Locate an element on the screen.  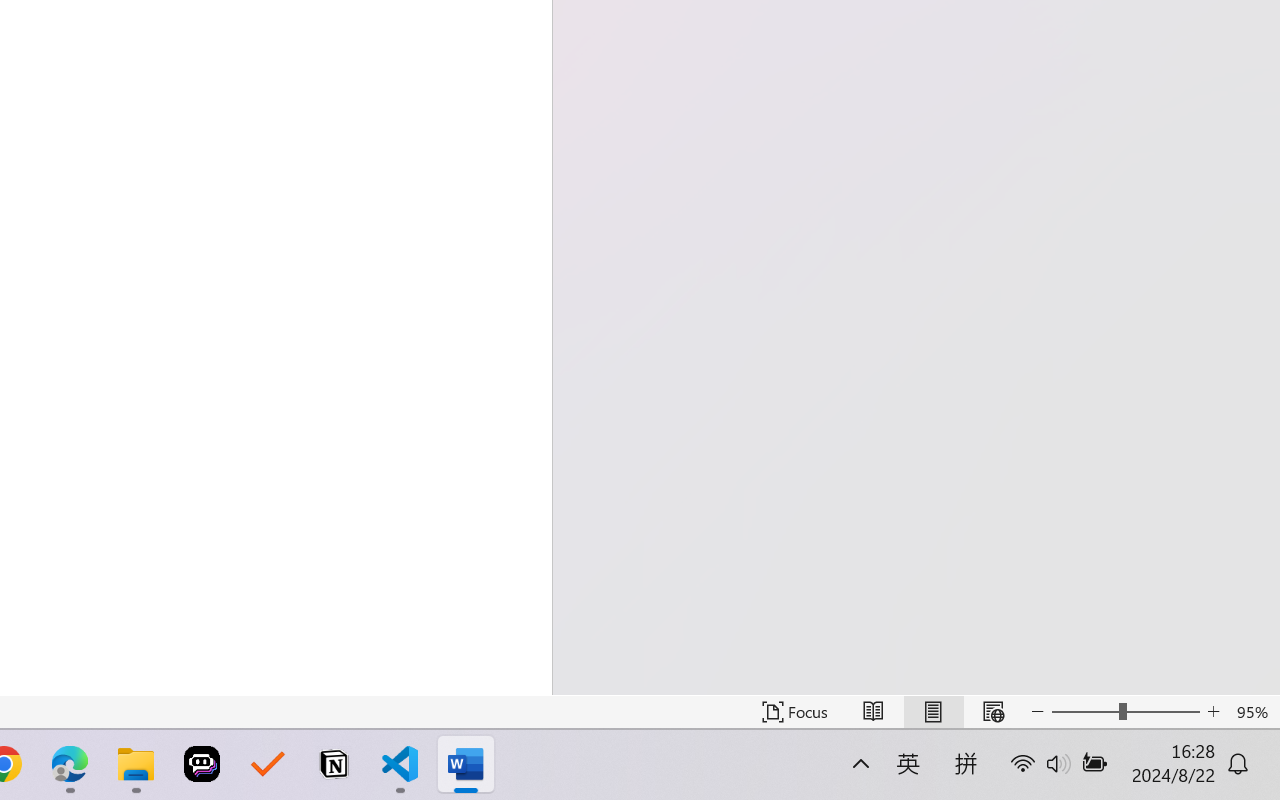
'Zoom 95%' is located at coordinates (1252, 711).